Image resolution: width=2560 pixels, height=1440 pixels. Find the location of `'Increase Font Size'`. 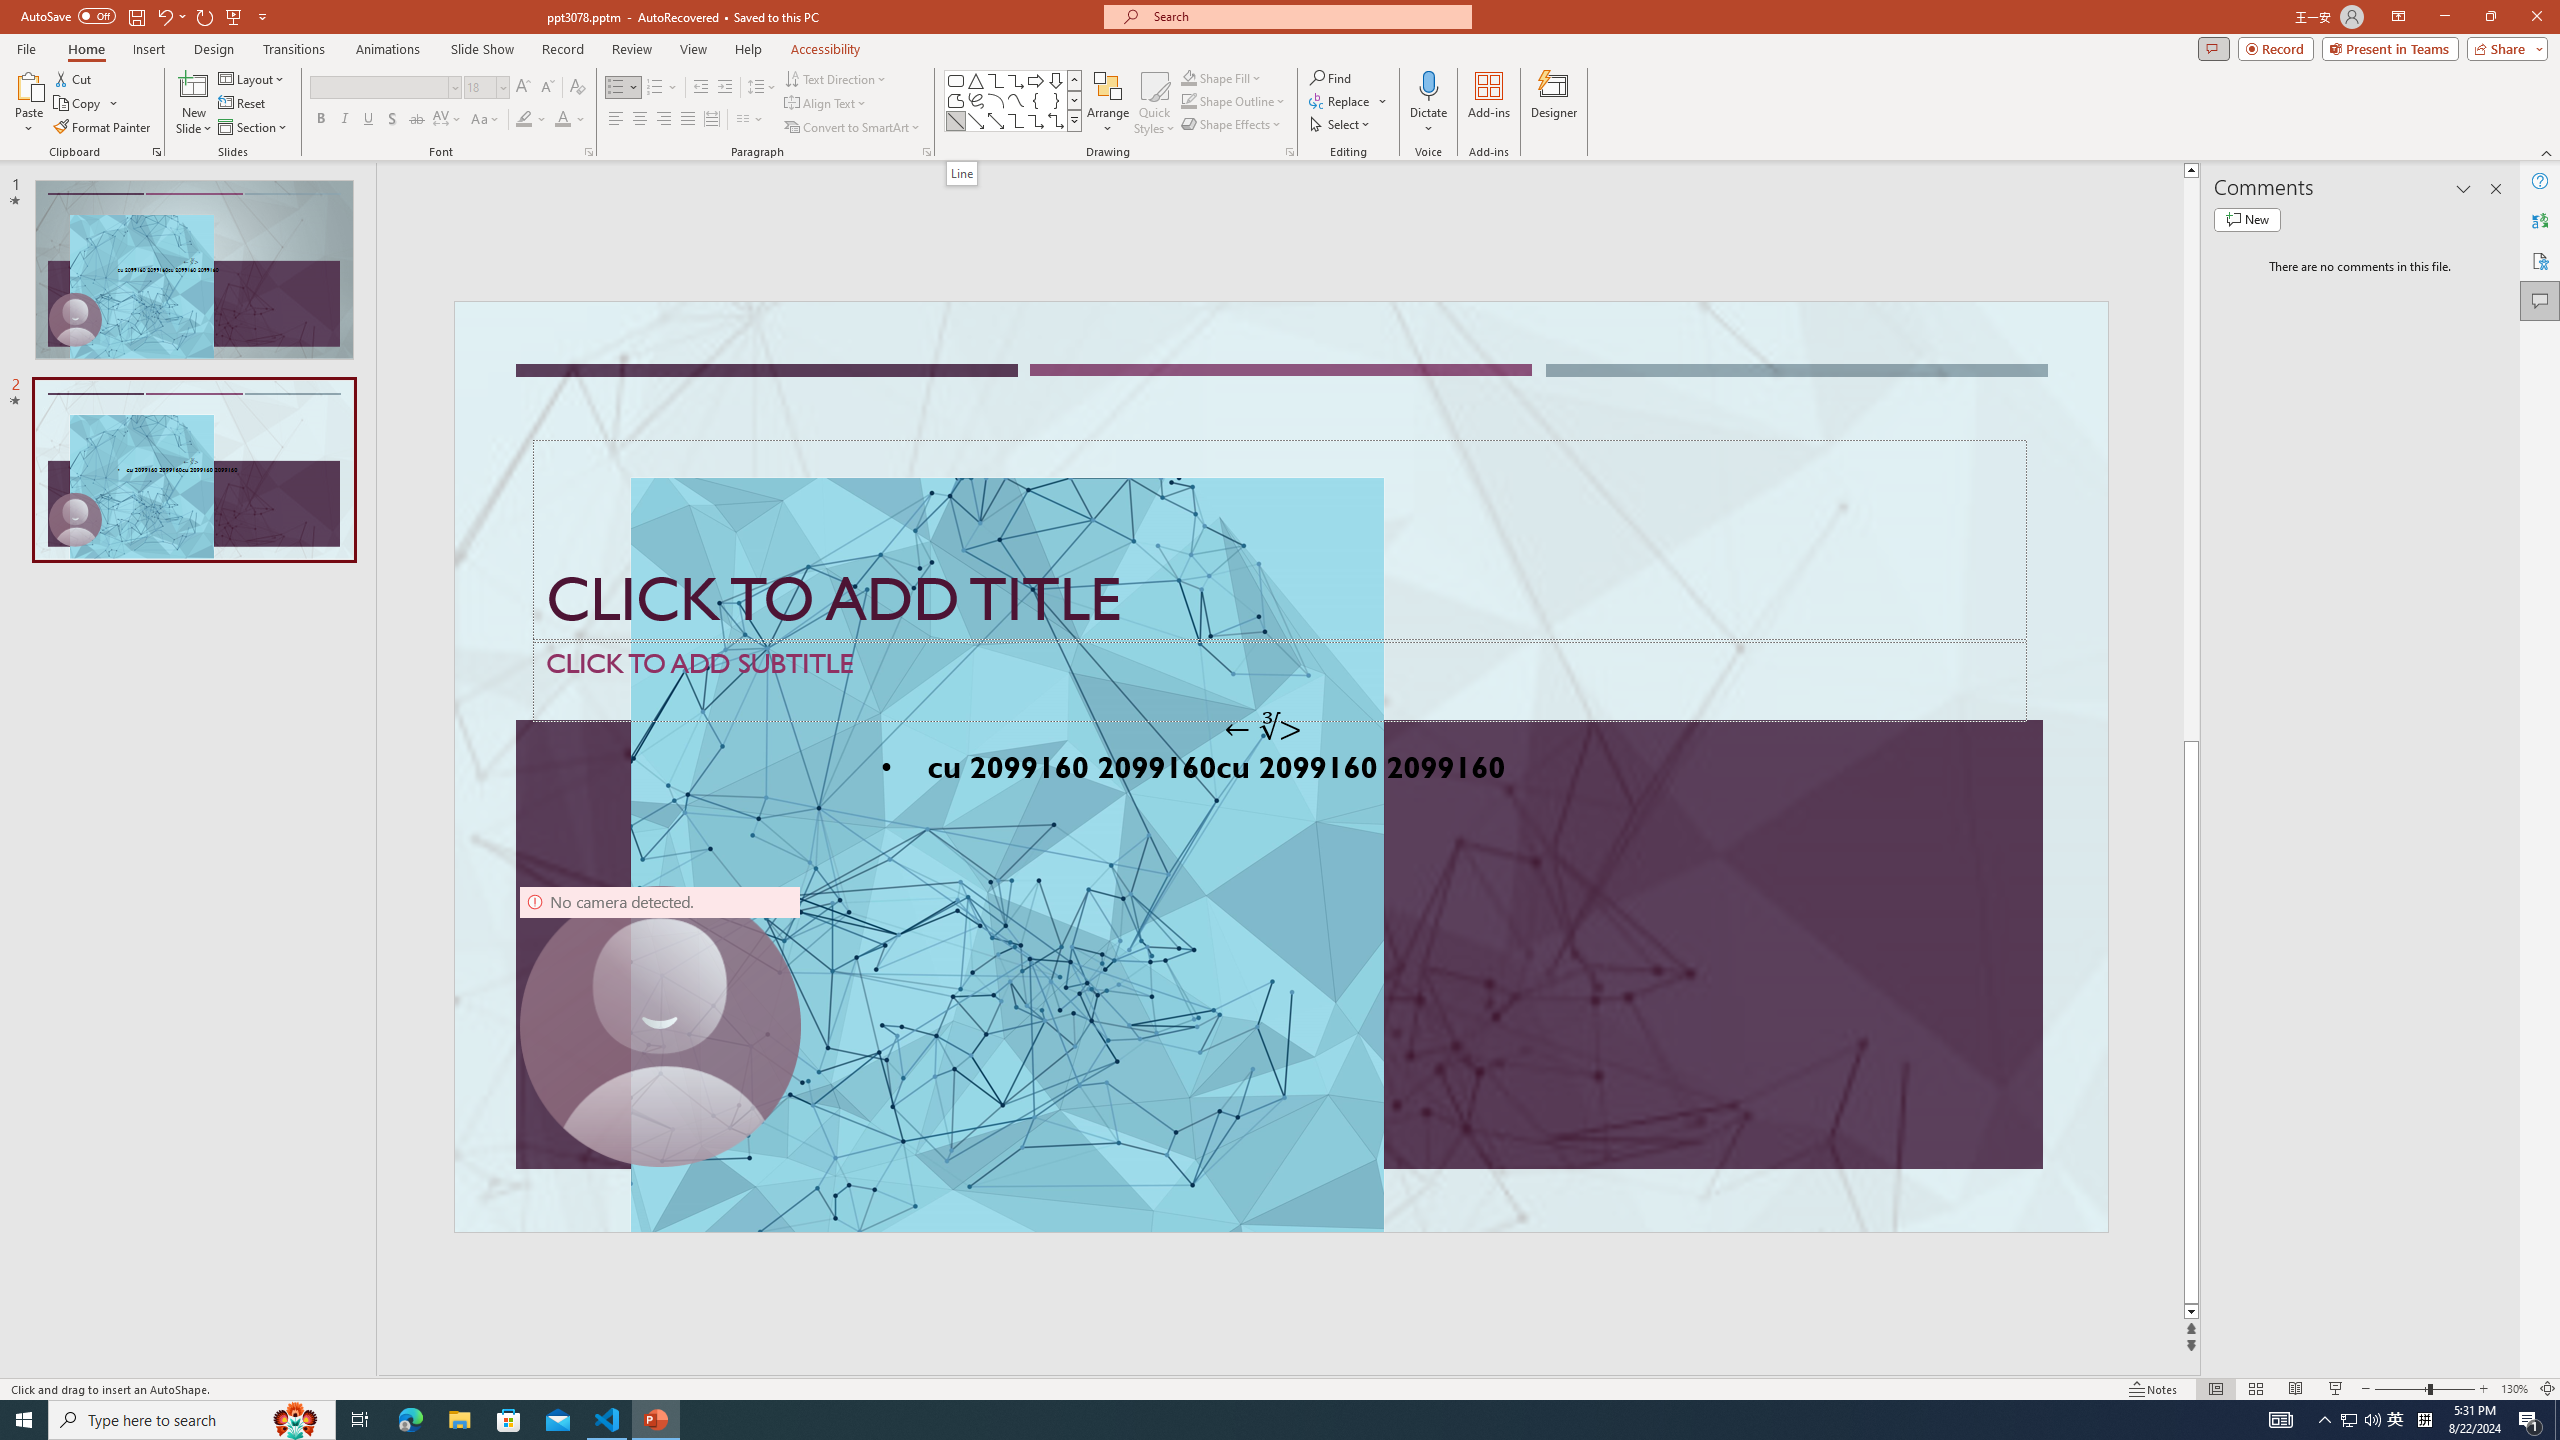

'Increase Font Size' is located at coordinates (522, 87).